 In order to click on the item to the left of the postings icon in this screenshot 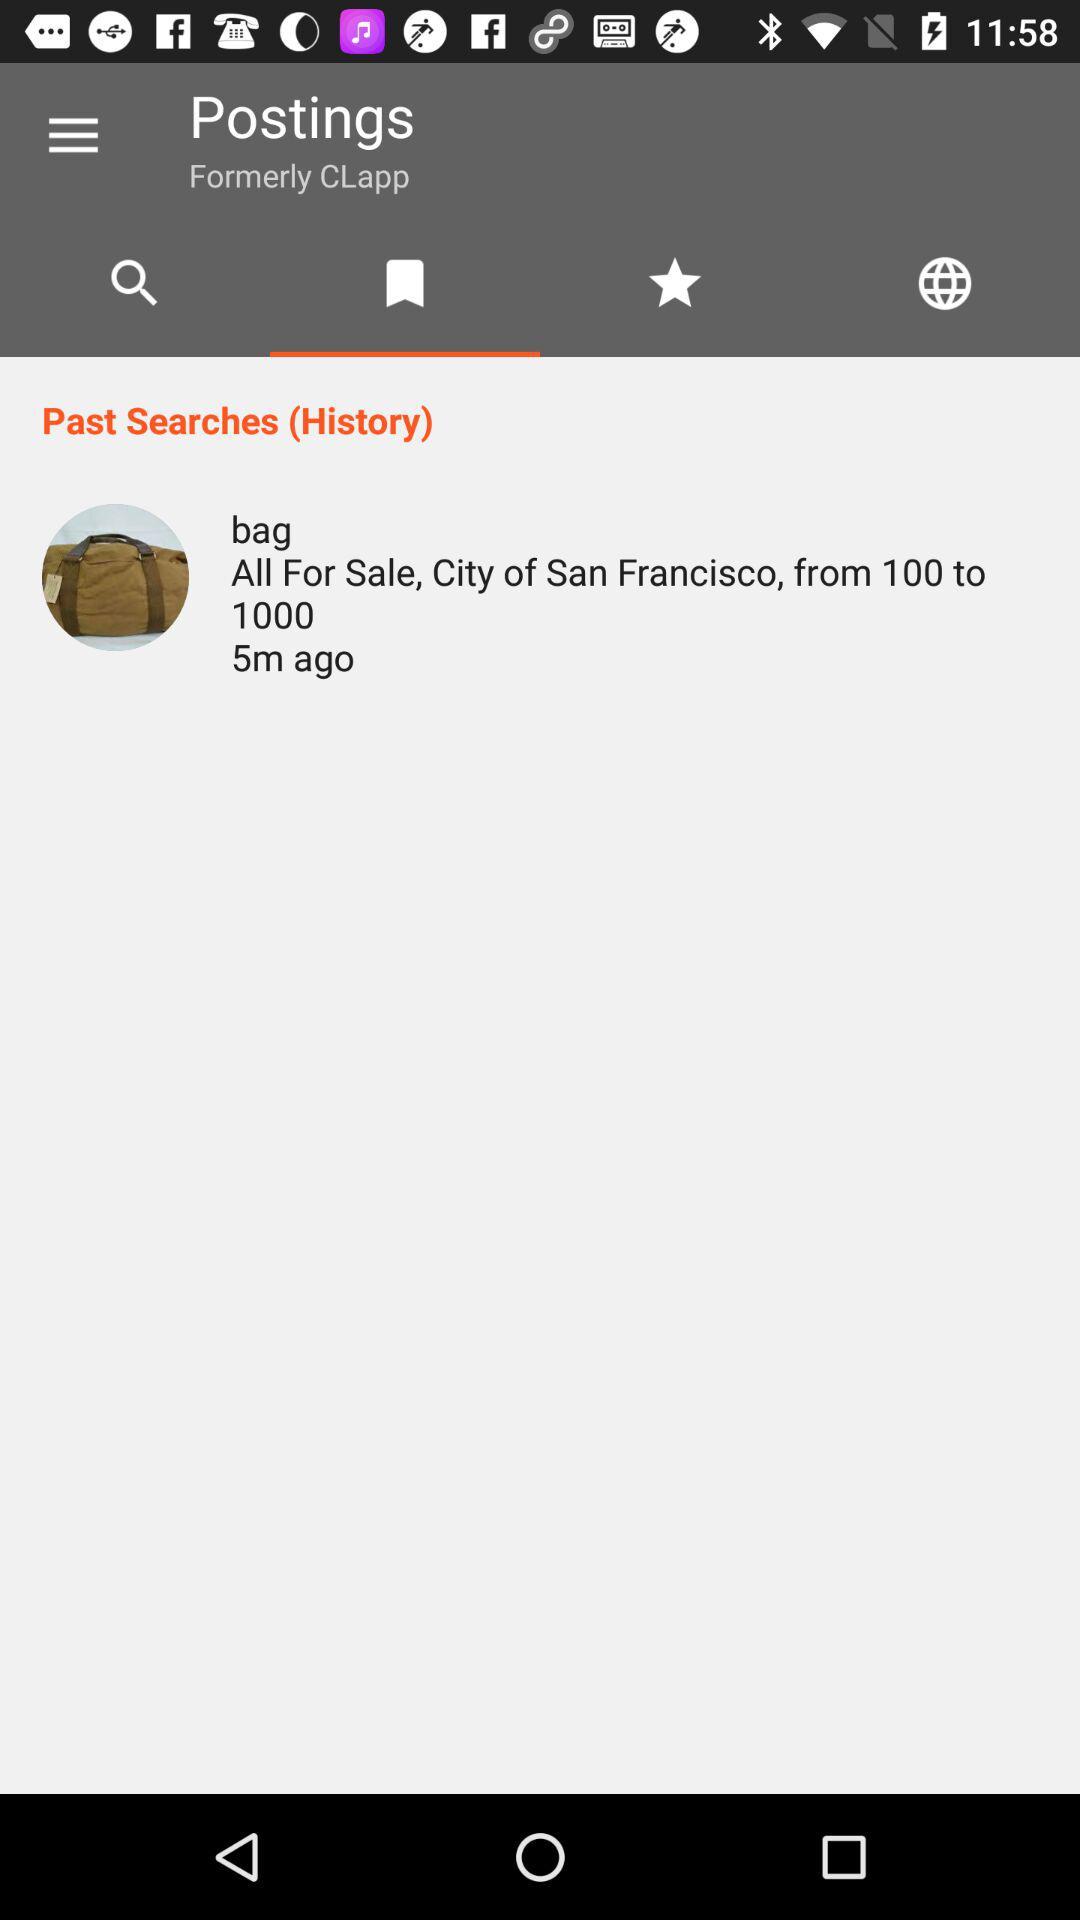, I will do `click(72, 135)`.